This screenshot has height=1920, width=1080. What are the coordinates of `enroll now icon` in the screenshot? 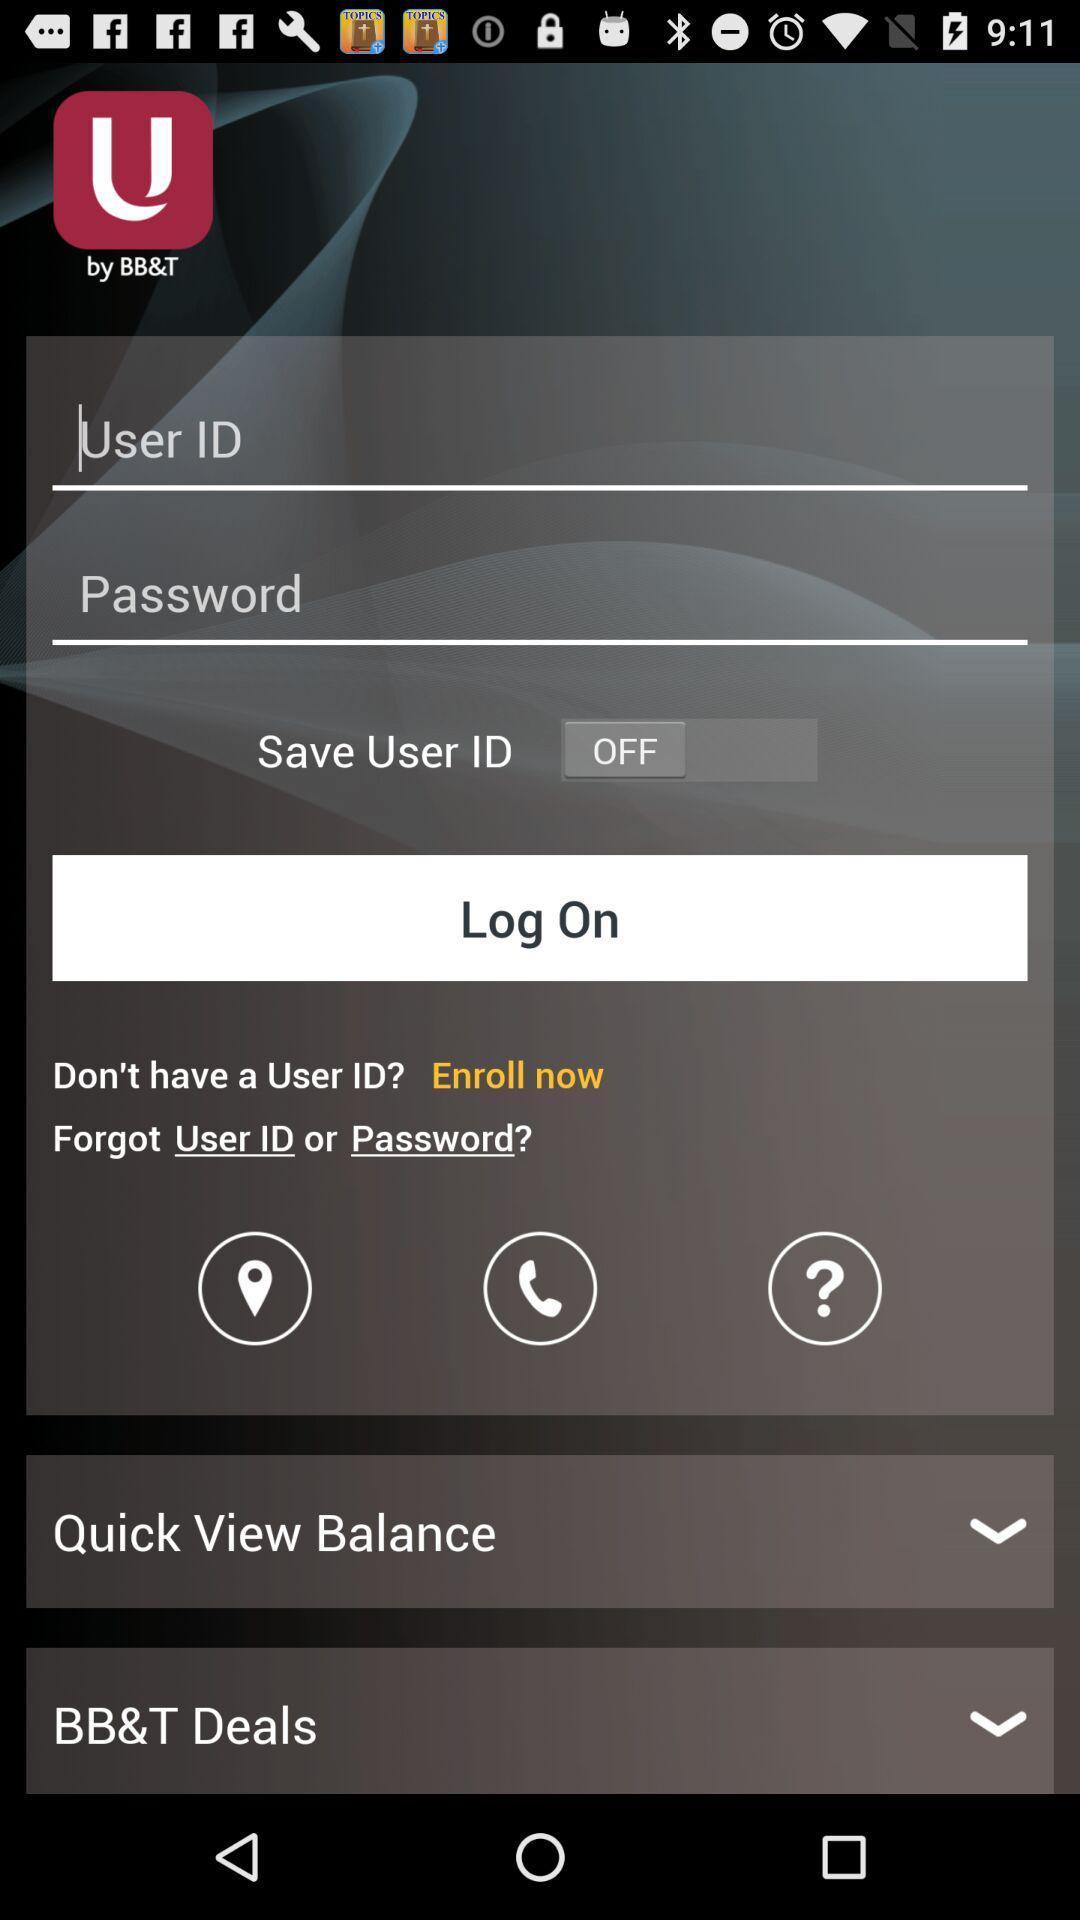 It's located at (516, 1073).